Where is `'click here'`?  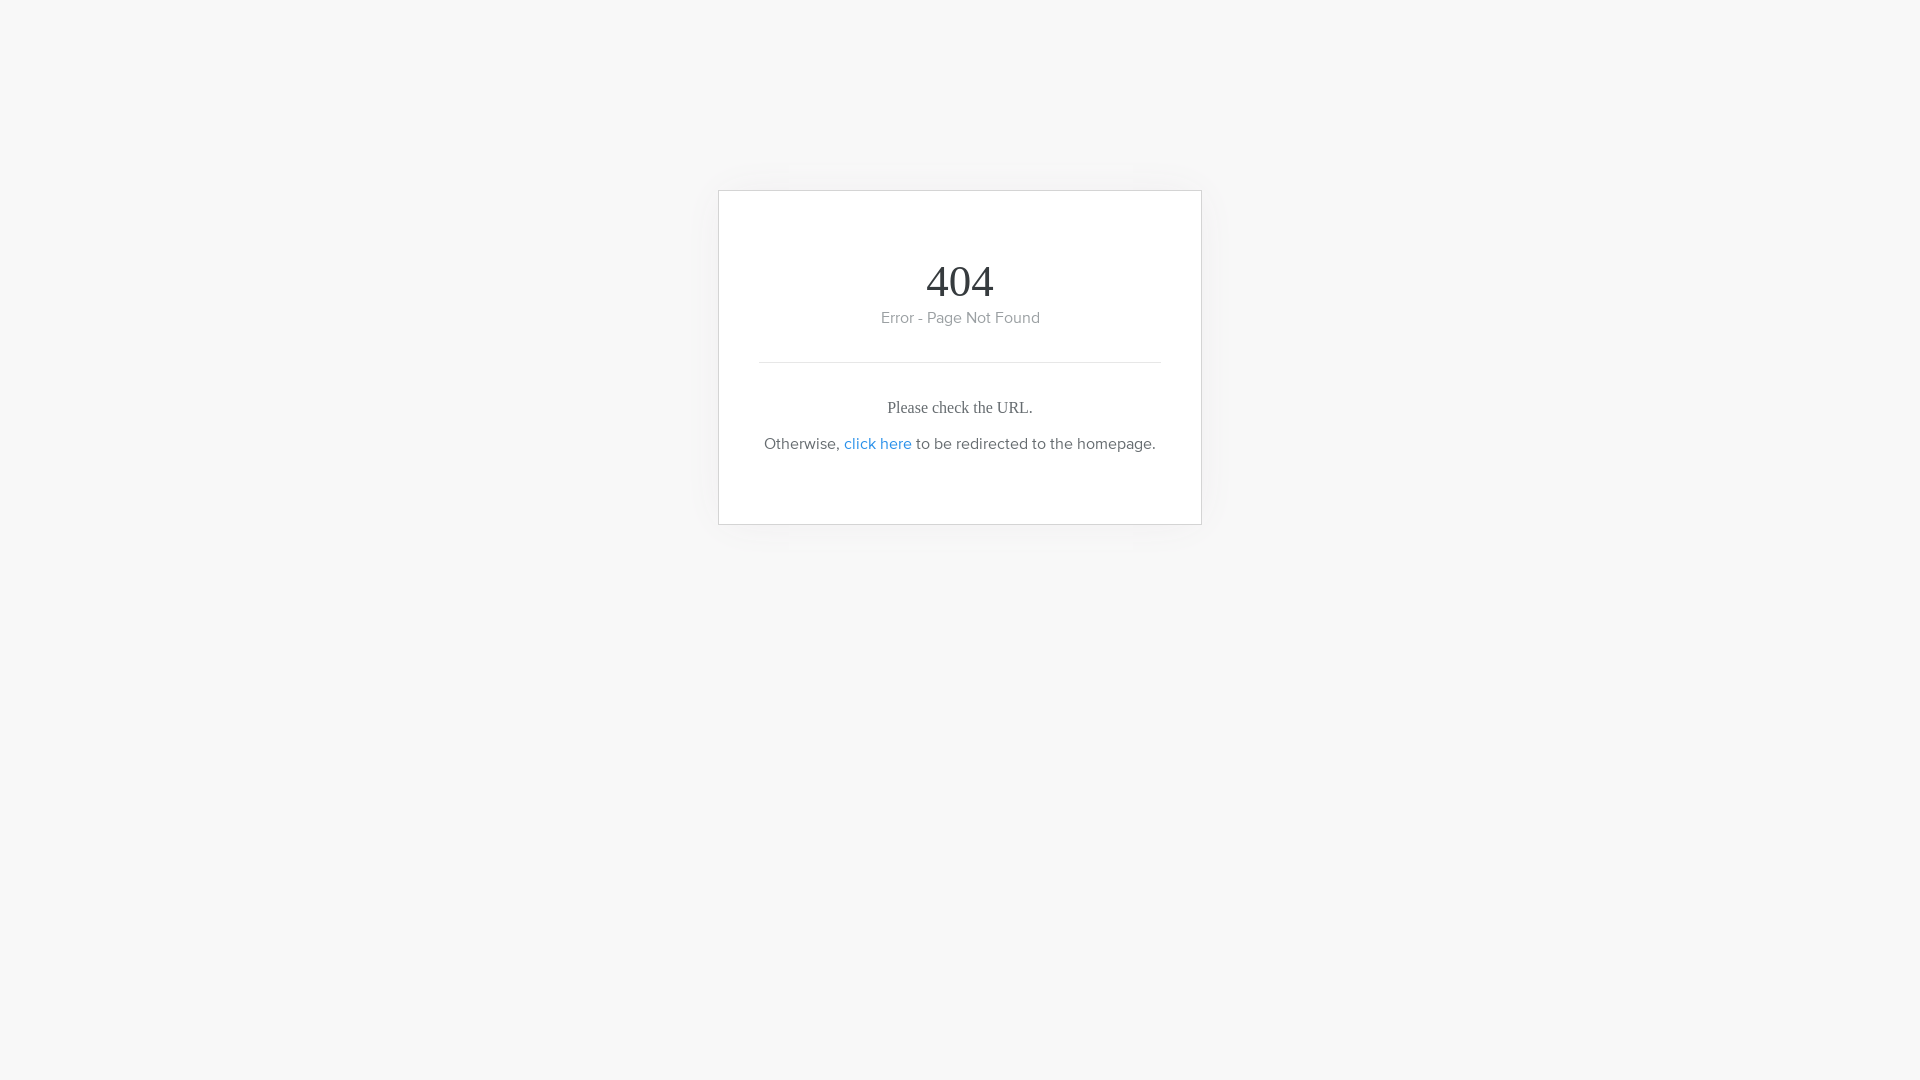
'click here' is located at coordinates (878, 442).